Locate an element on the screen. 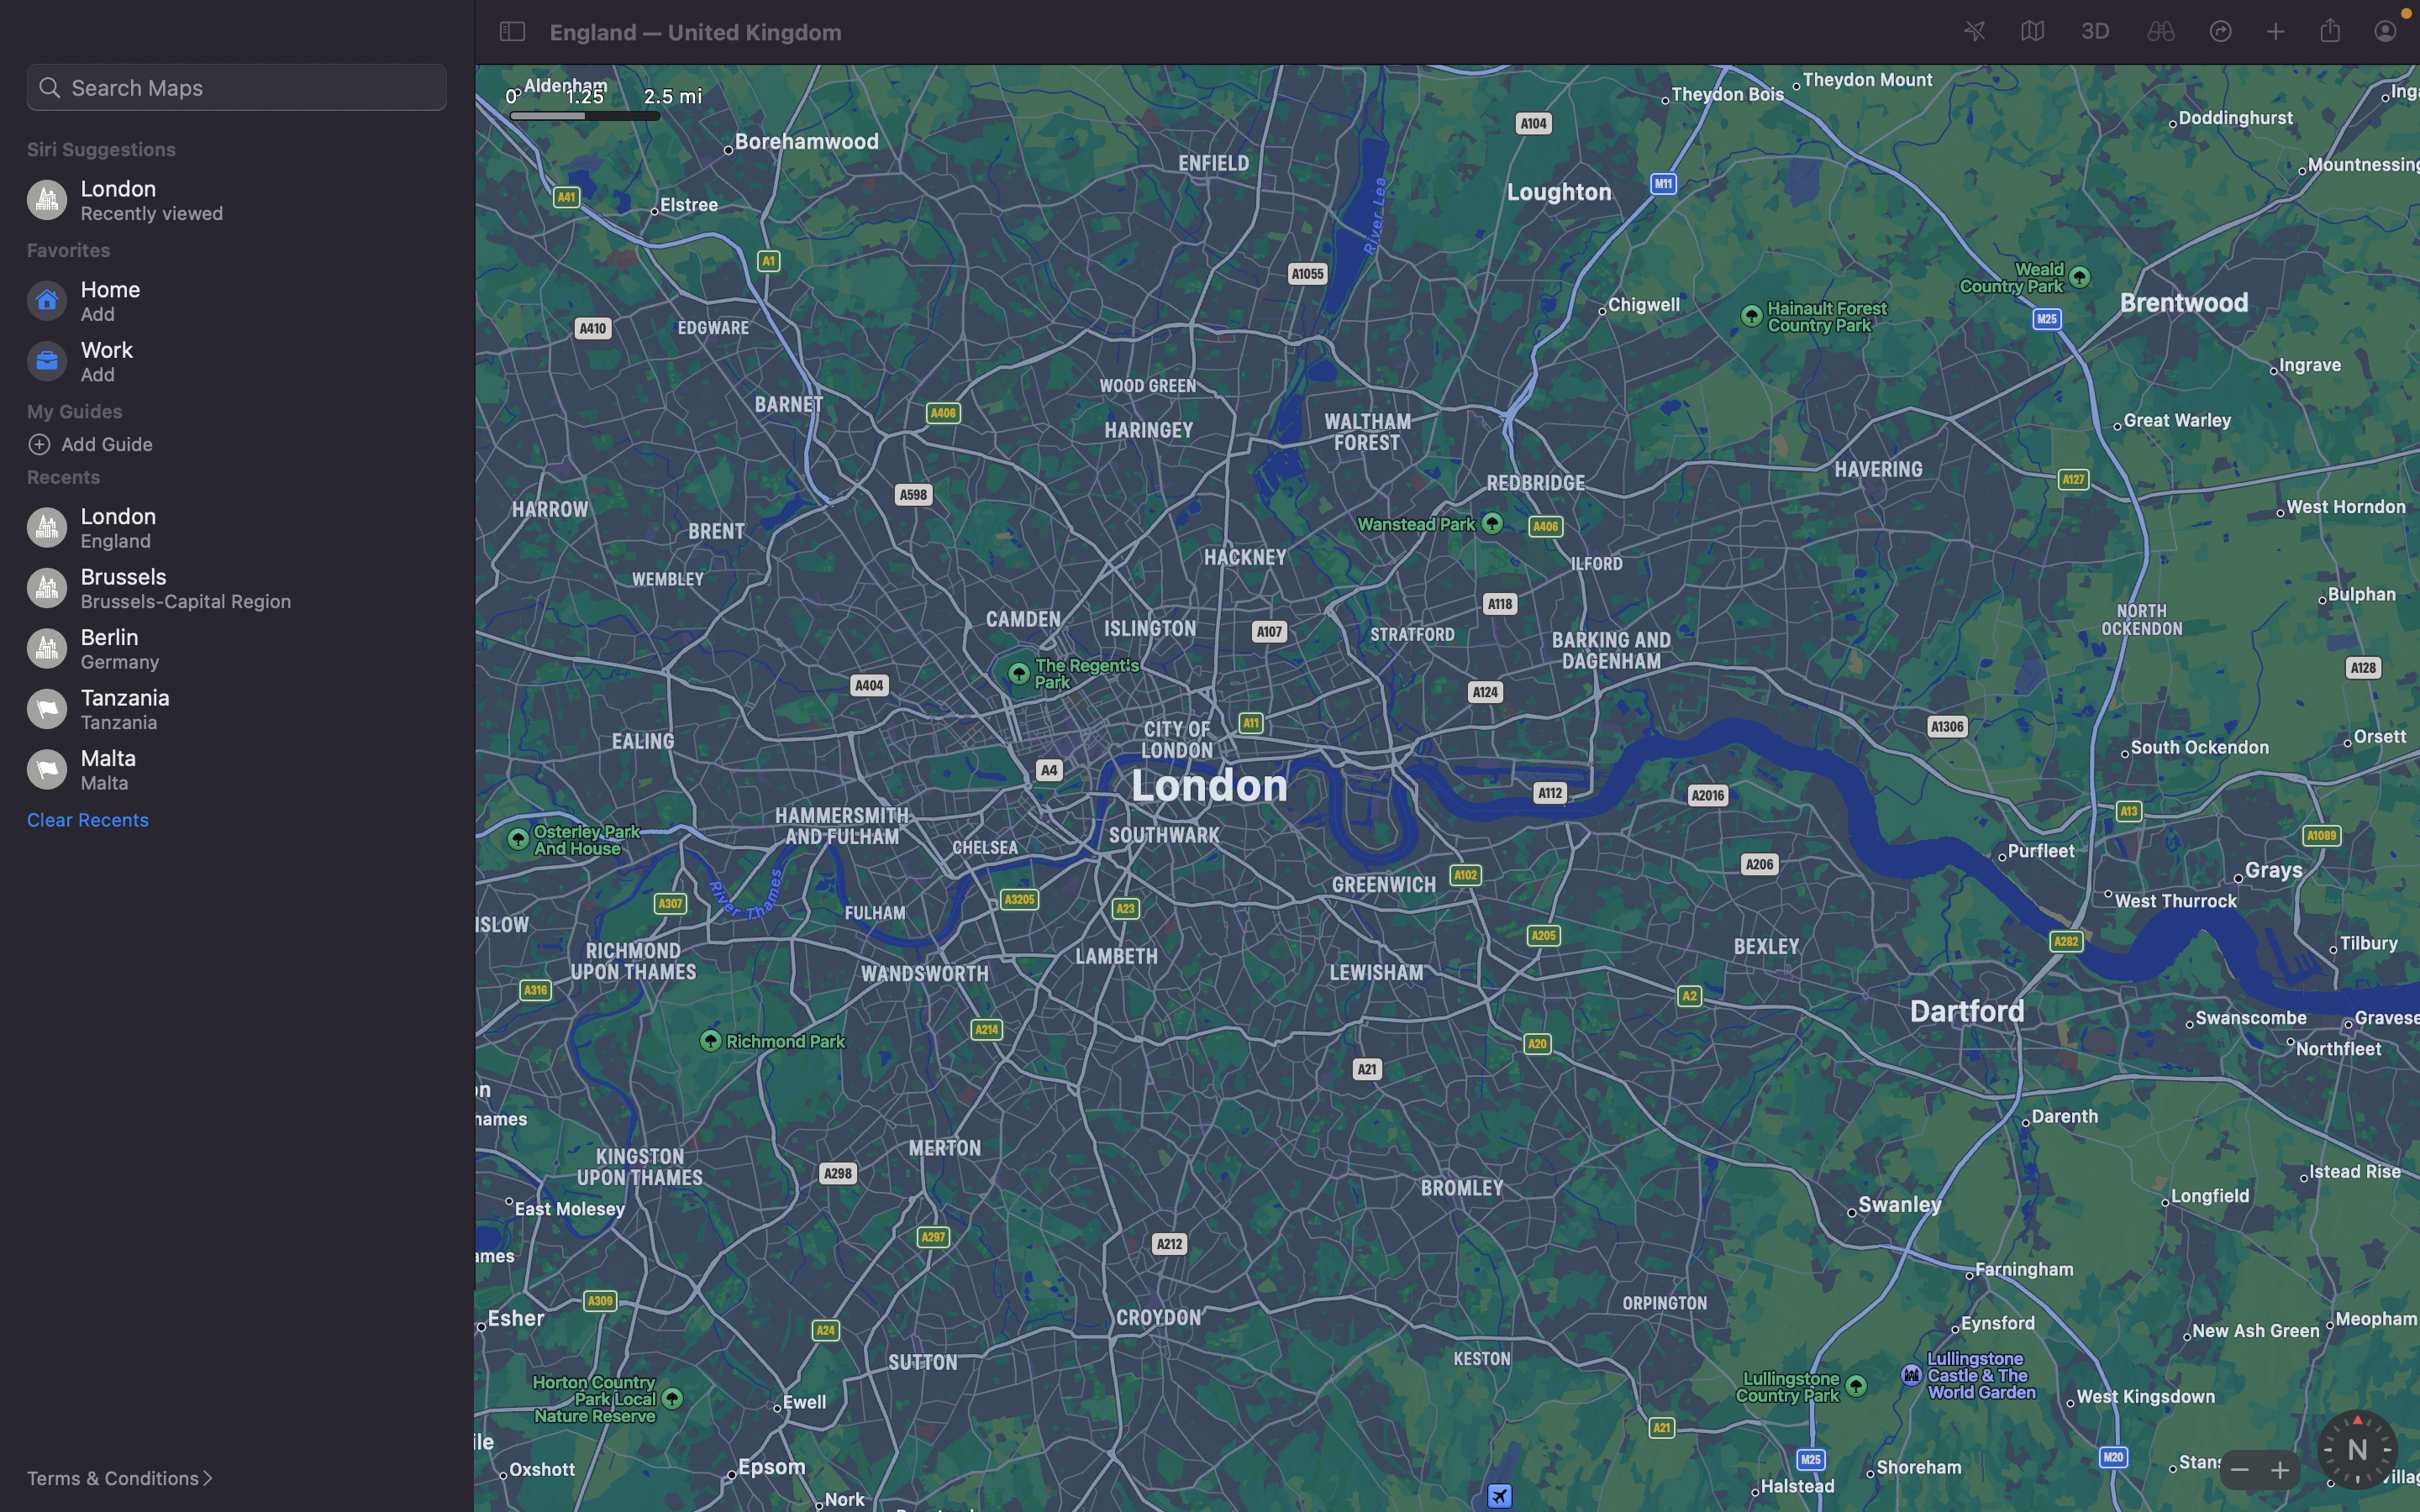 The height and width of the screenshot is (1512, 2420). Insert a new workplace location is located at coordinates (242, 362).